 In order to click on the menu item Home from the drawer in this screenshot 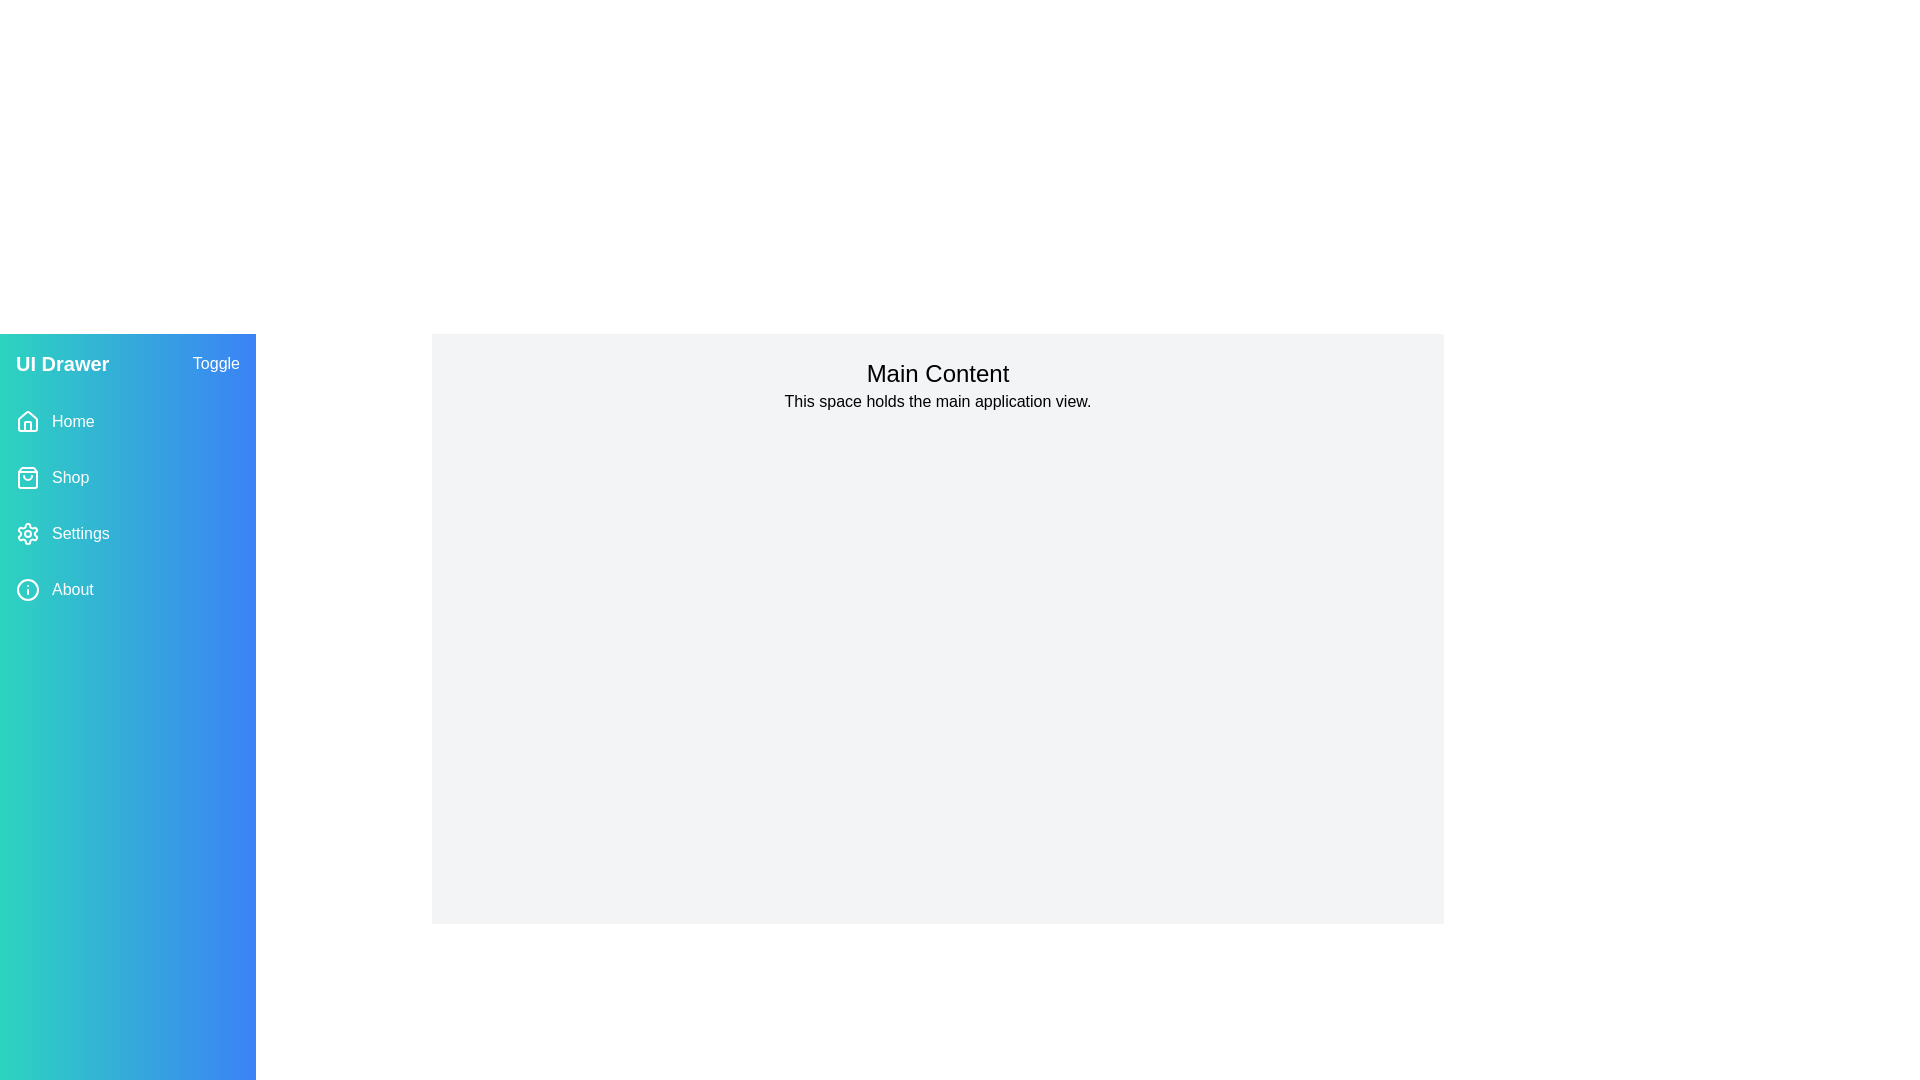, I will do `click(127, 420)`.